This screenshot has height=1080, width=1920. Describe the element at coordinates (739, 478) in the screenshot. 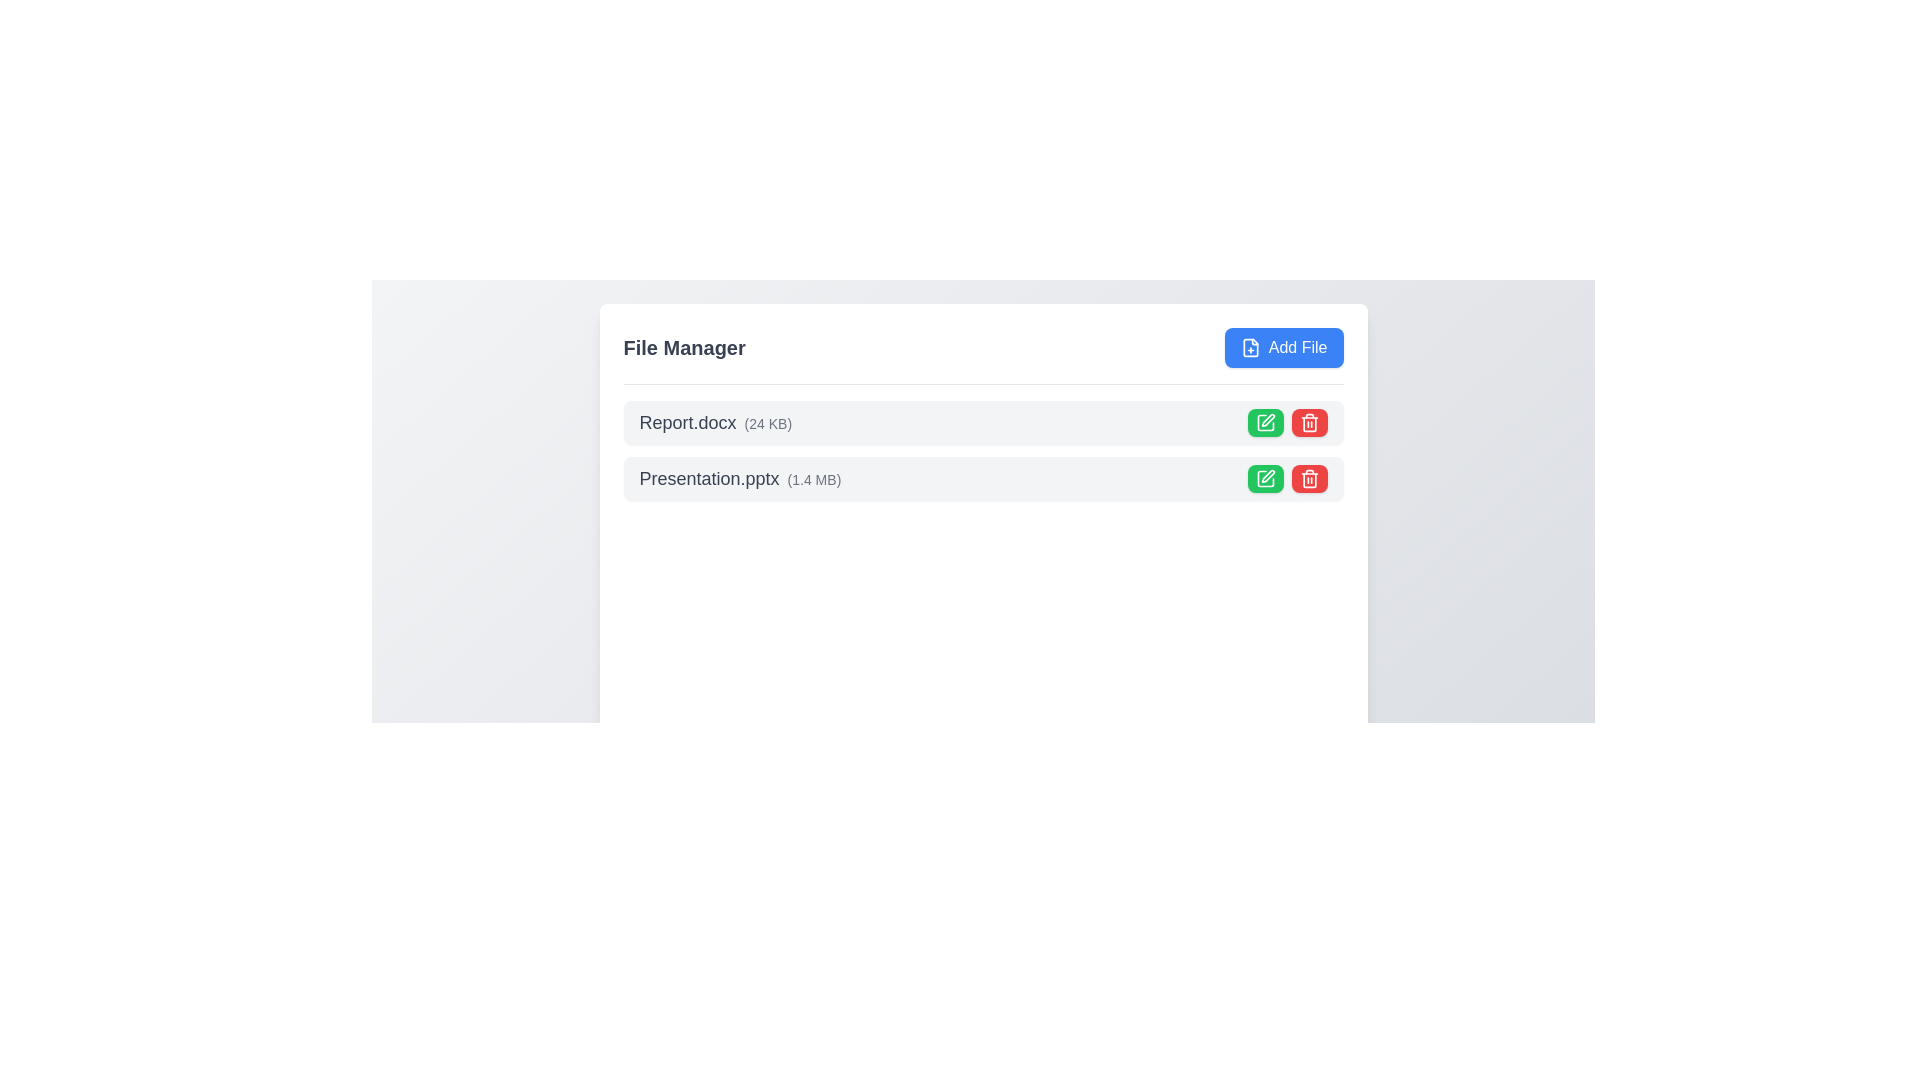

I see `the Text Label displaying the name and size of a file in the second row of the file listing, located beneath 'Report.docx (24 KB)'` at that location.